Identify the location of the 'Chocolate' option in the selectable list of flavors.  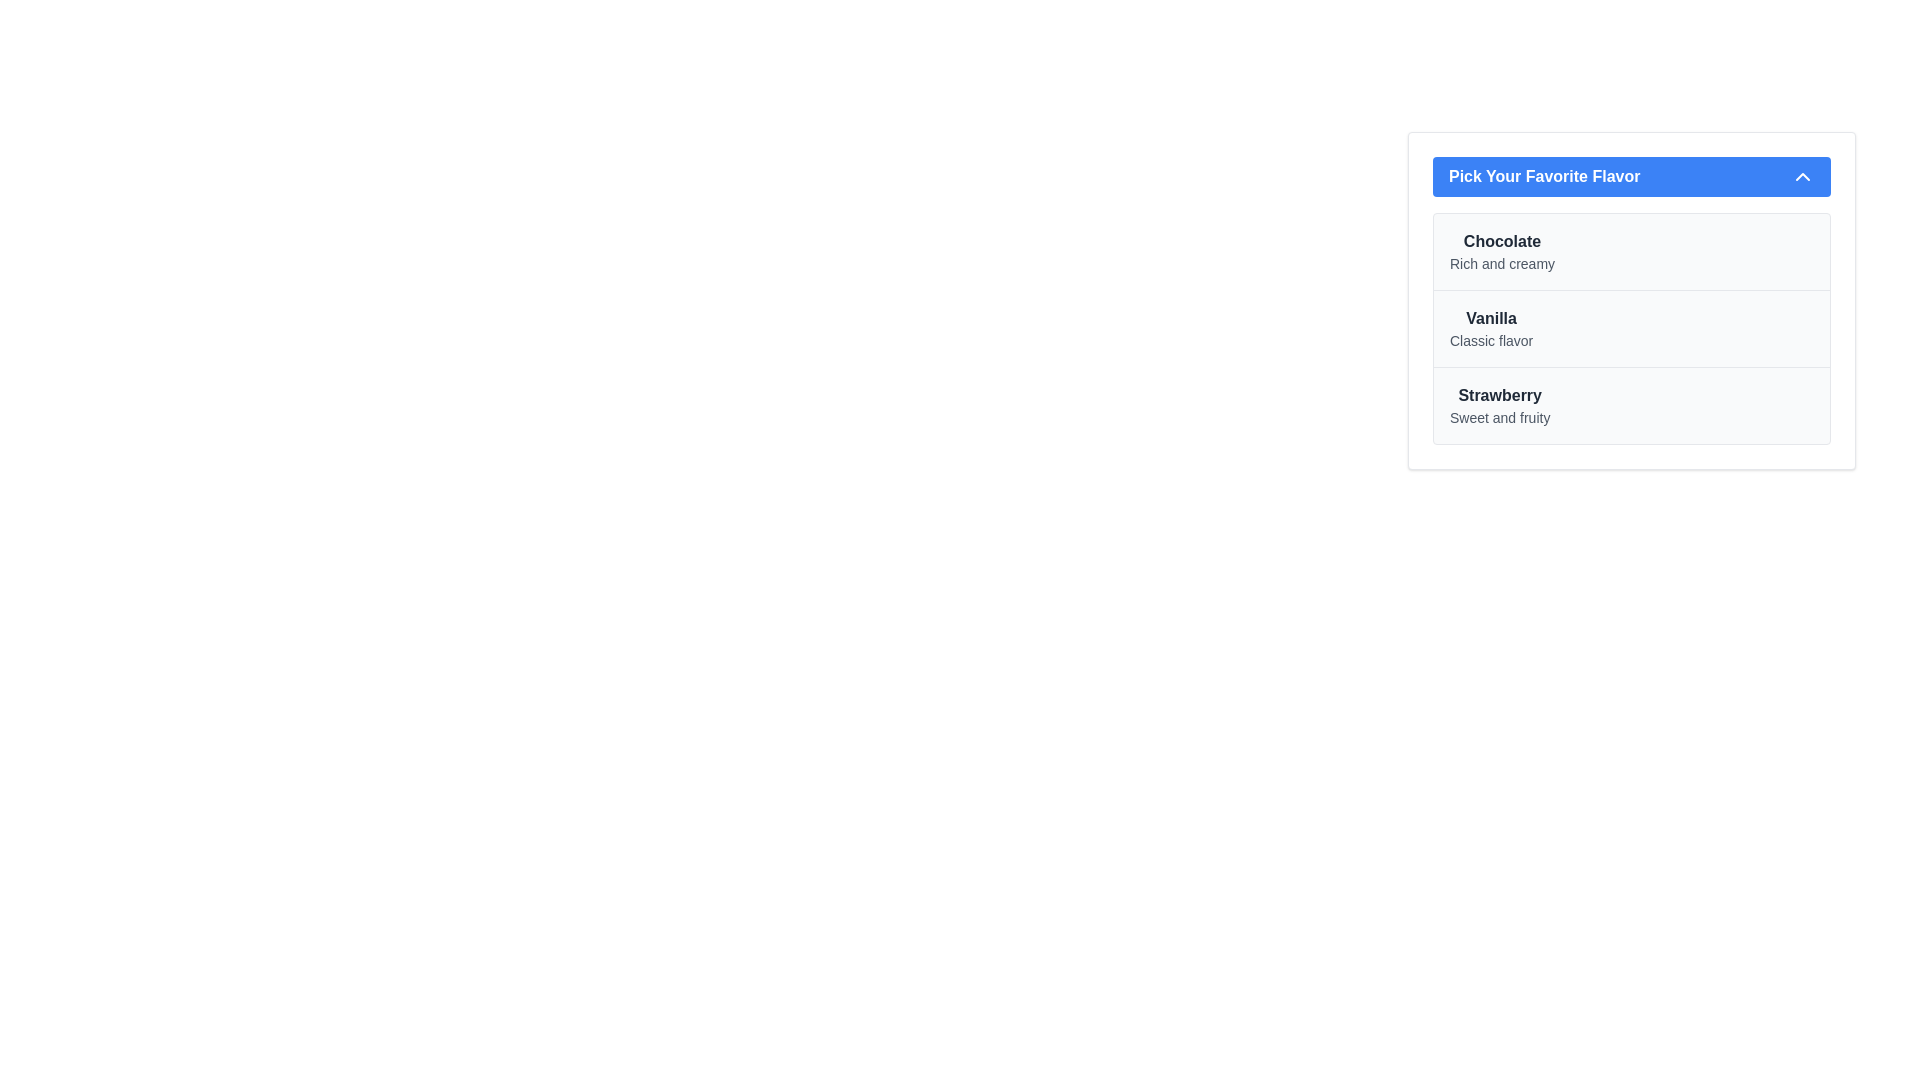
(1632, 250).